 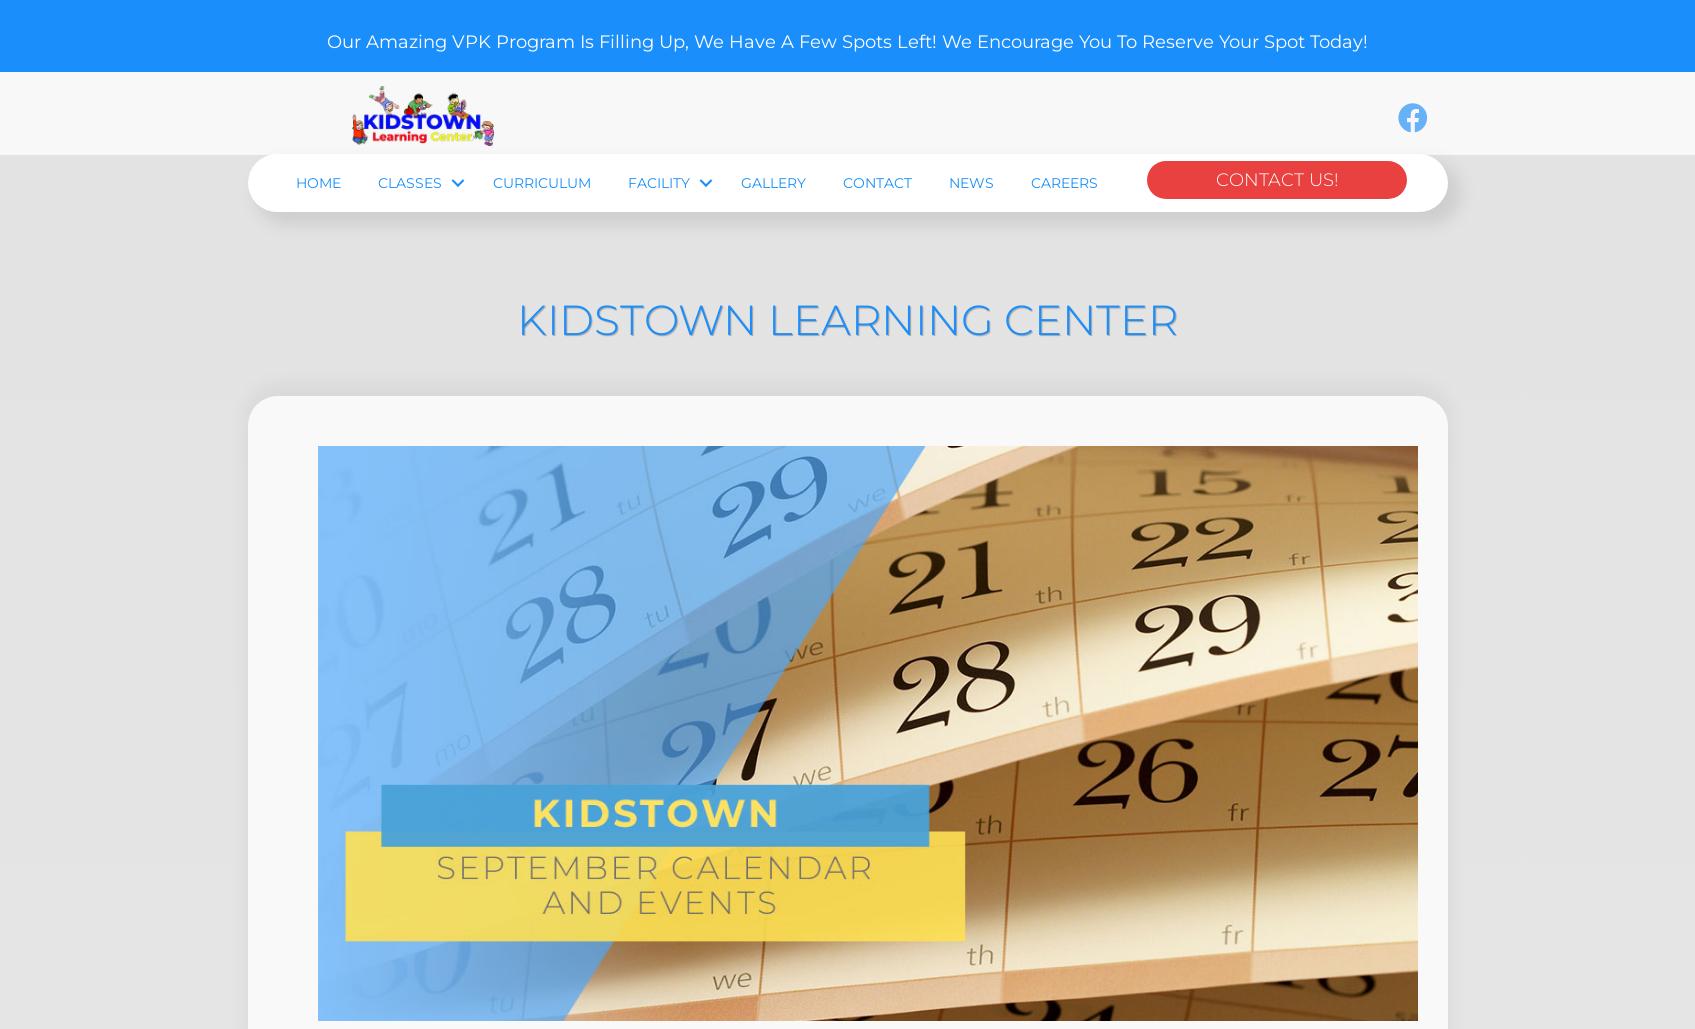 What do you see at coordinates (410, 296) in the screenshot?
I see `'Classes'` at bounding box center [410, 296].